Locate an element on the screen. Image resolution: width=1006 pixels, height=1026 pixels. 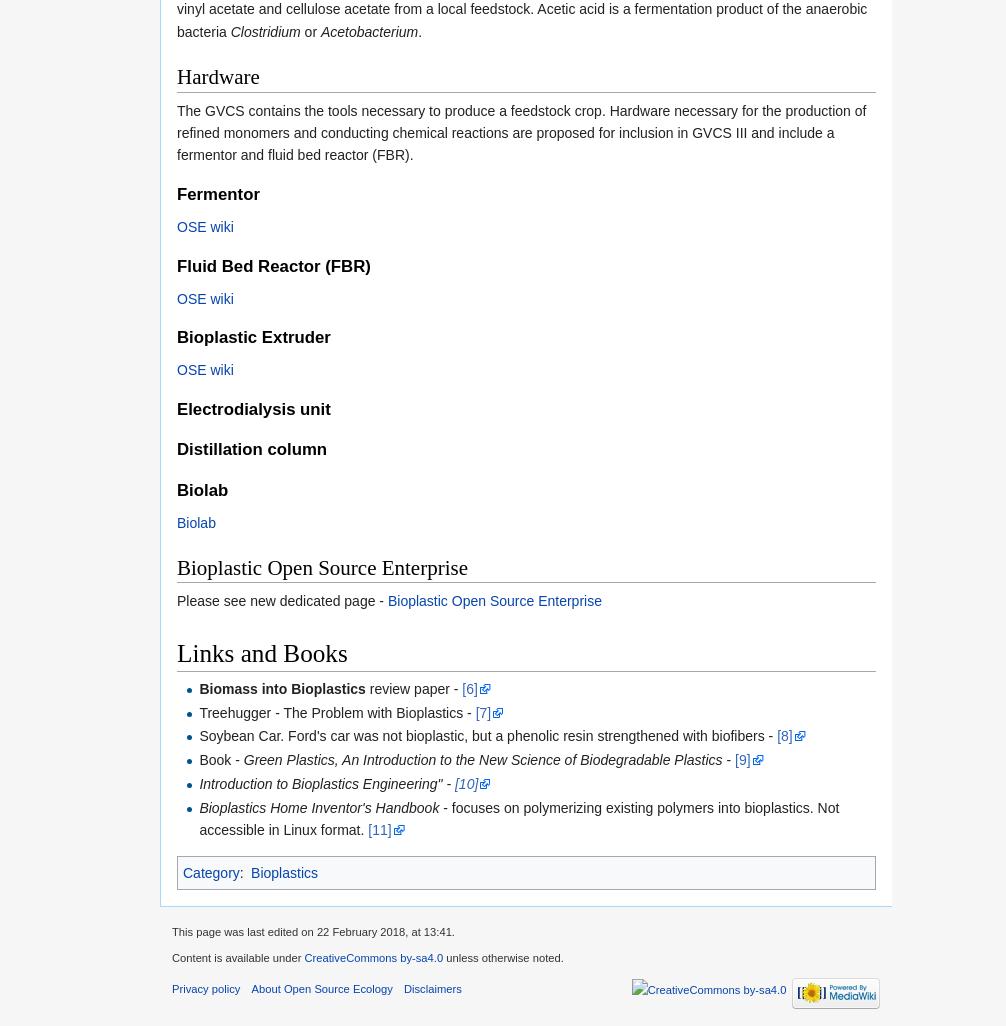
'Links and Books' is located at coordinates (260, 652).